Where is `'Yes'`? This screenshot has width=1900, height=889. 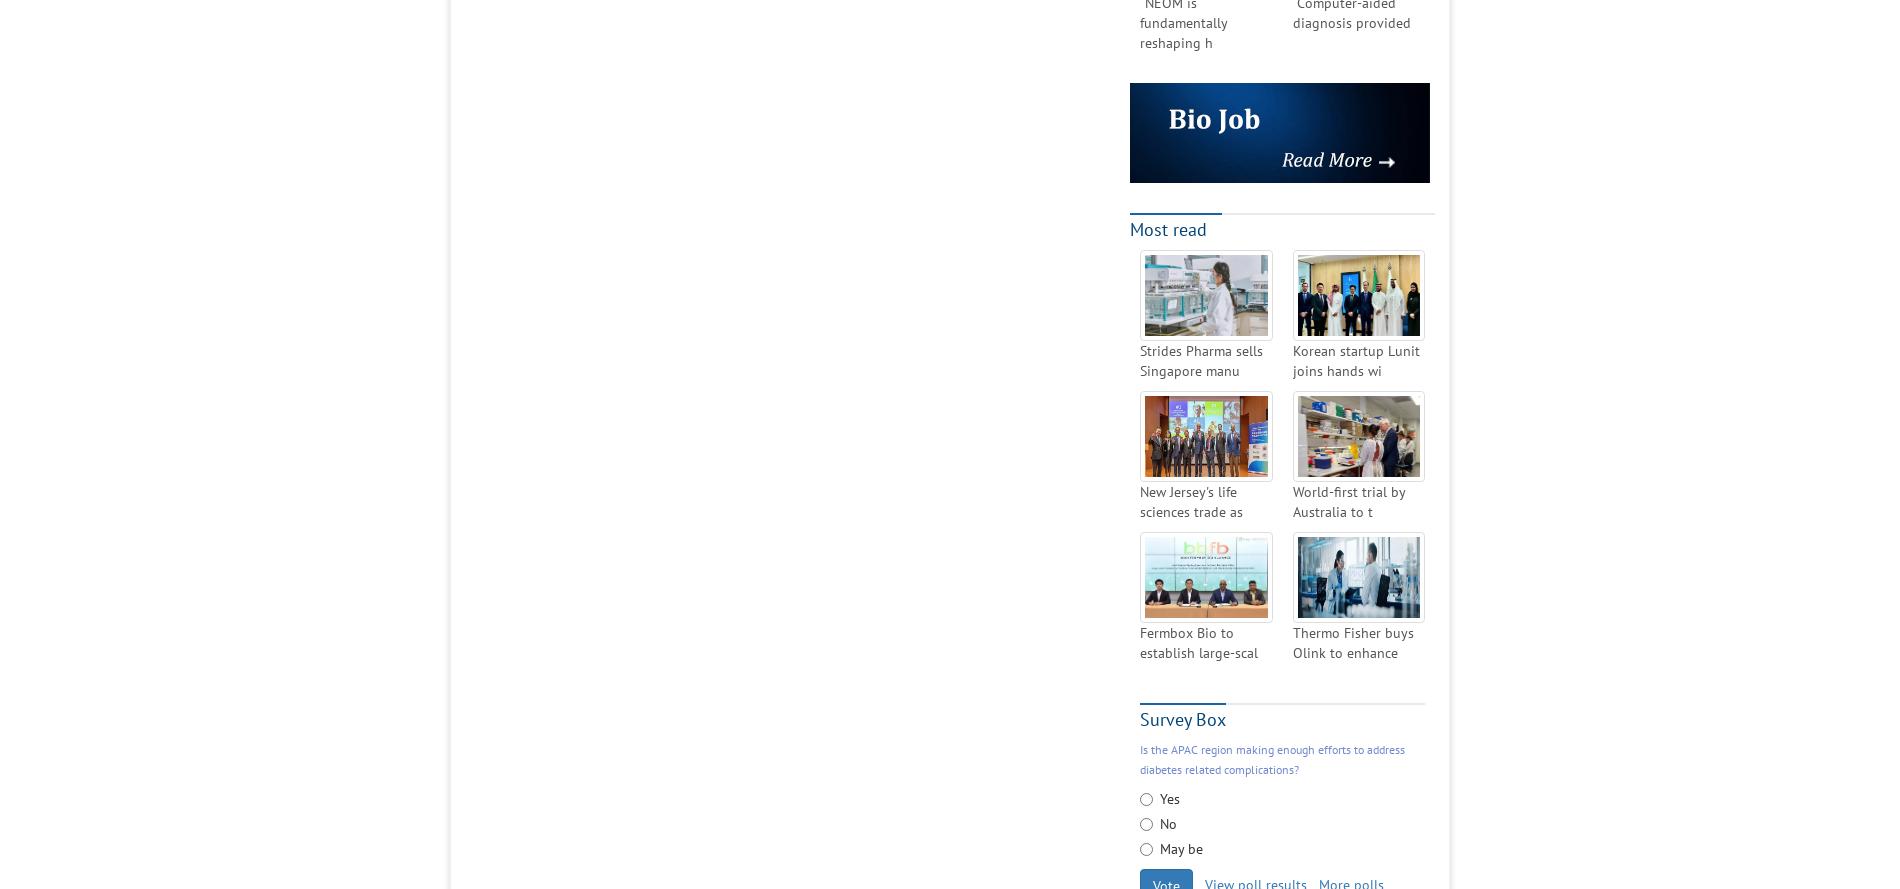
'Yes' is located at coordinates (1159, 799).